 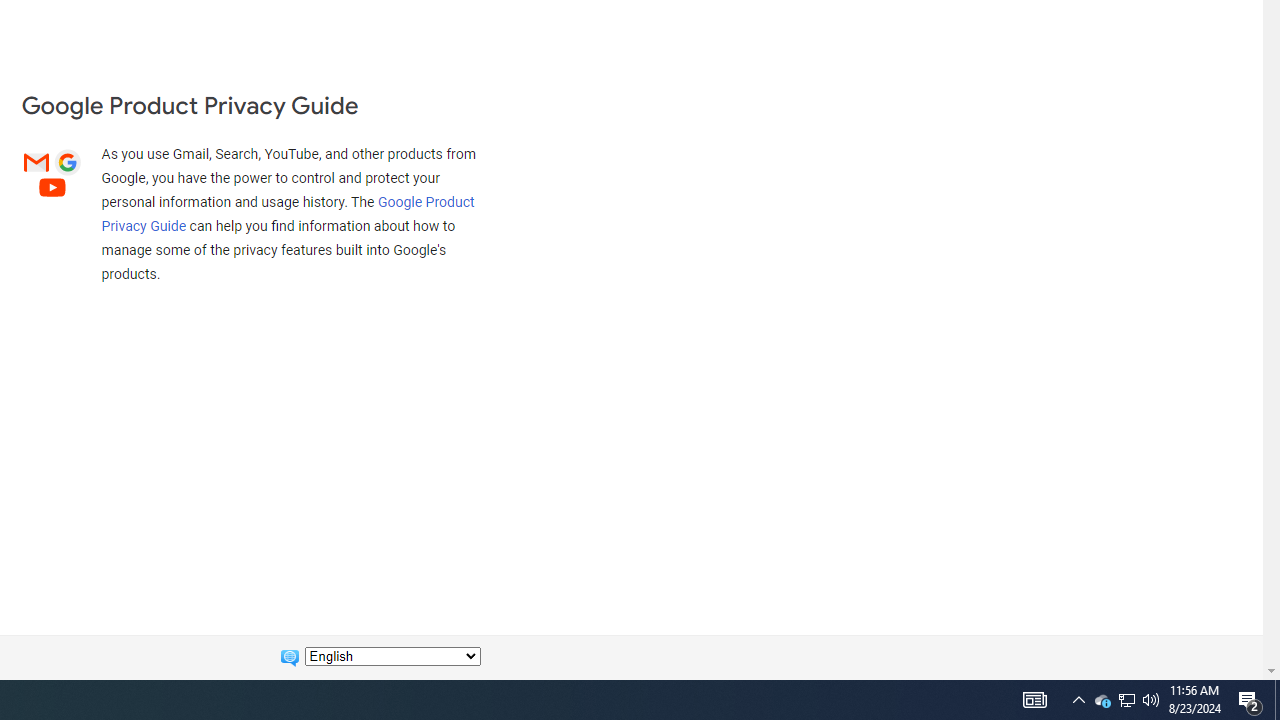 I want to click on 'Change language:', so click(x=392, y=656).